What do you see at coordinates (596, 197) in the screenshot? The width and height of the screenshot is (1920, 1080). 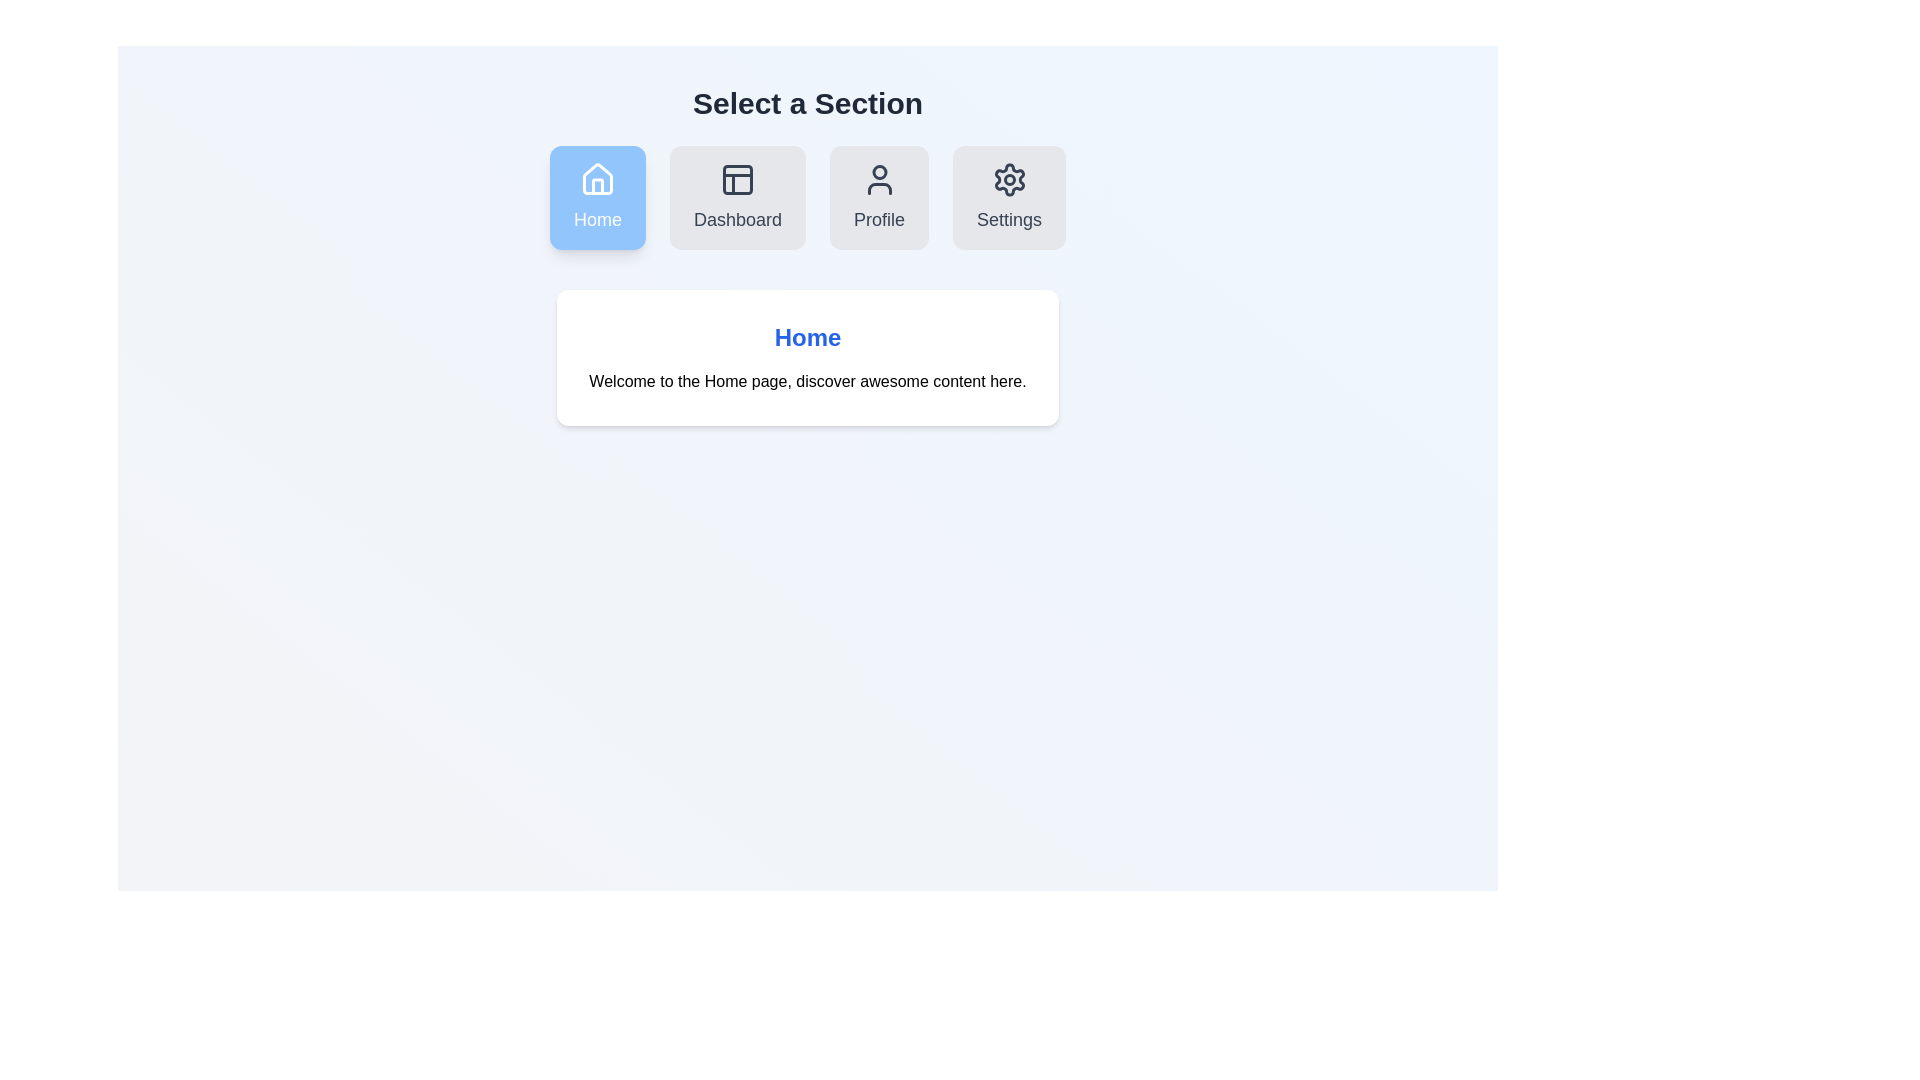 I see `the Home section icon to select it` at bounding box center [596, 197].